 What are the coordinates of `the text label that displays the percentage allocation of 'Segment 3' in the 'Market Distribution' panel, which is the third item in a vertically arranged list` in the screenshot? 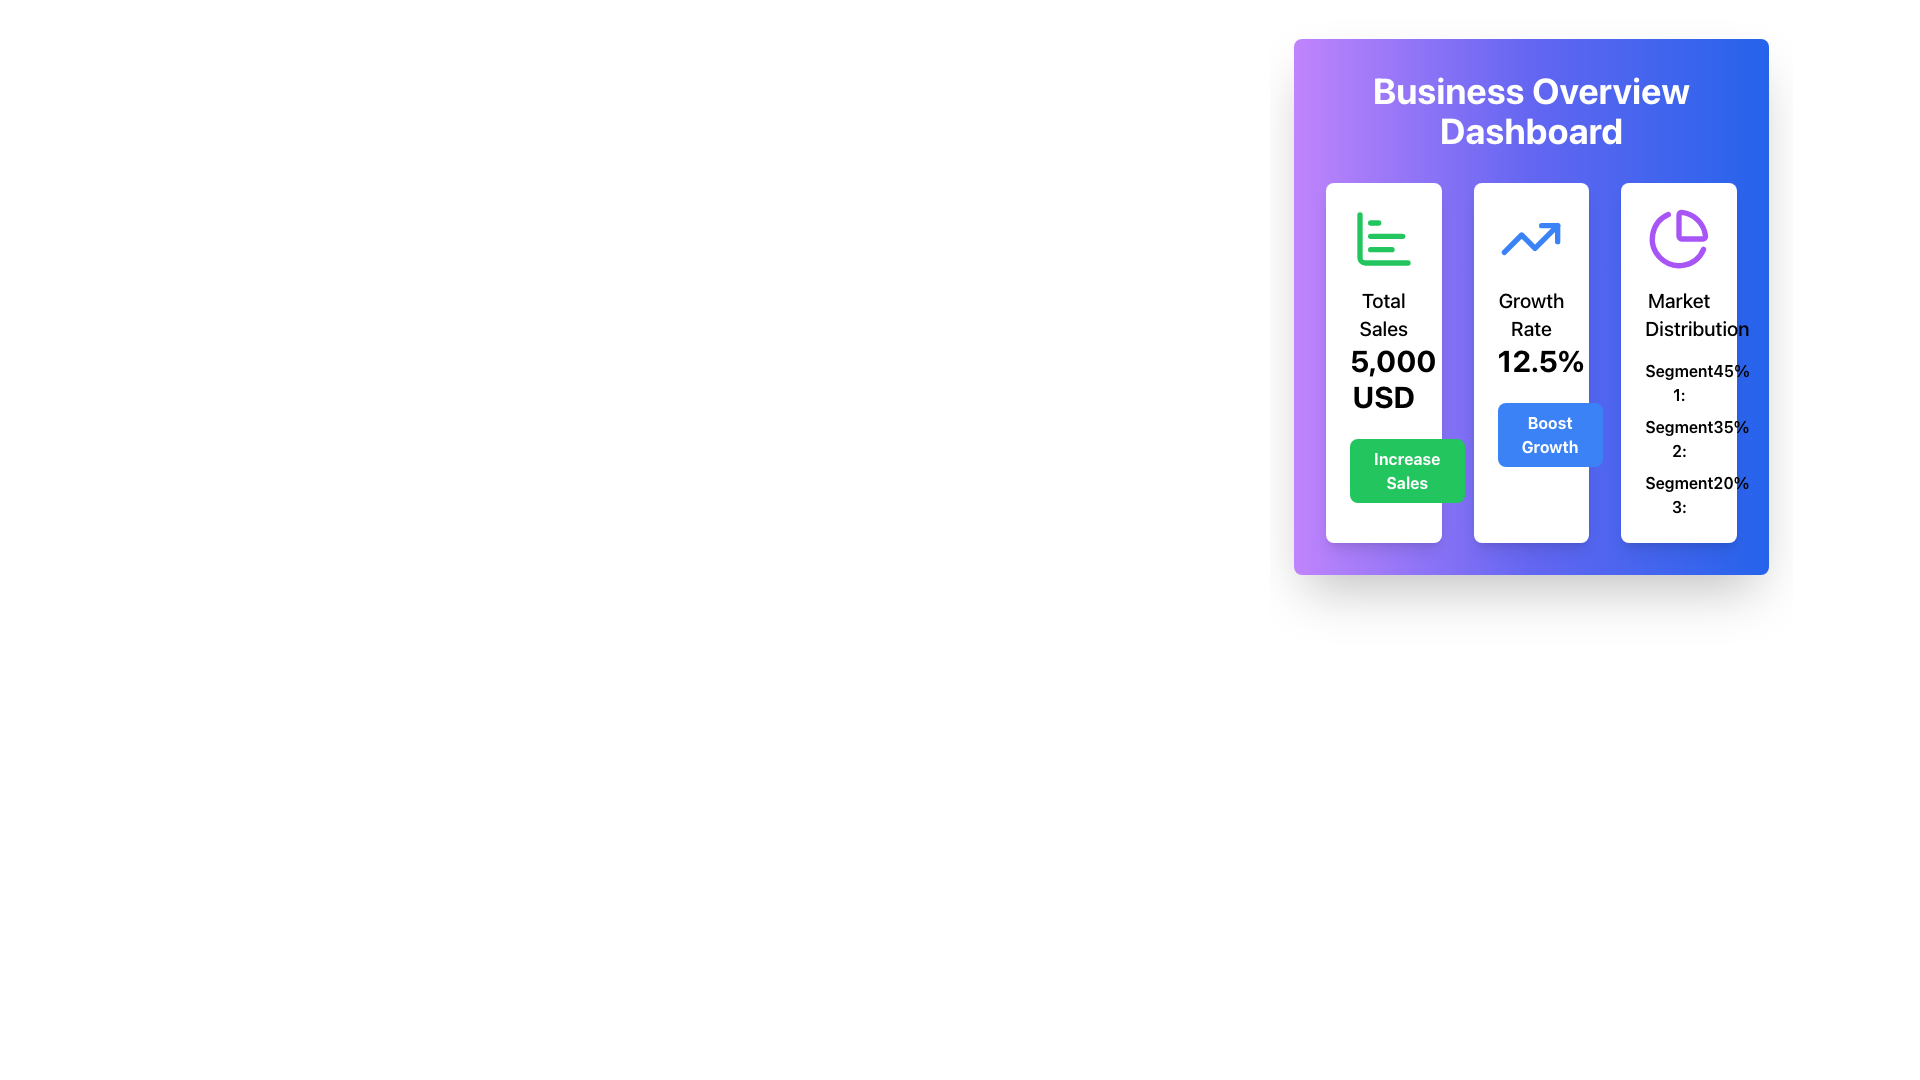 It's located at (1679, 494).